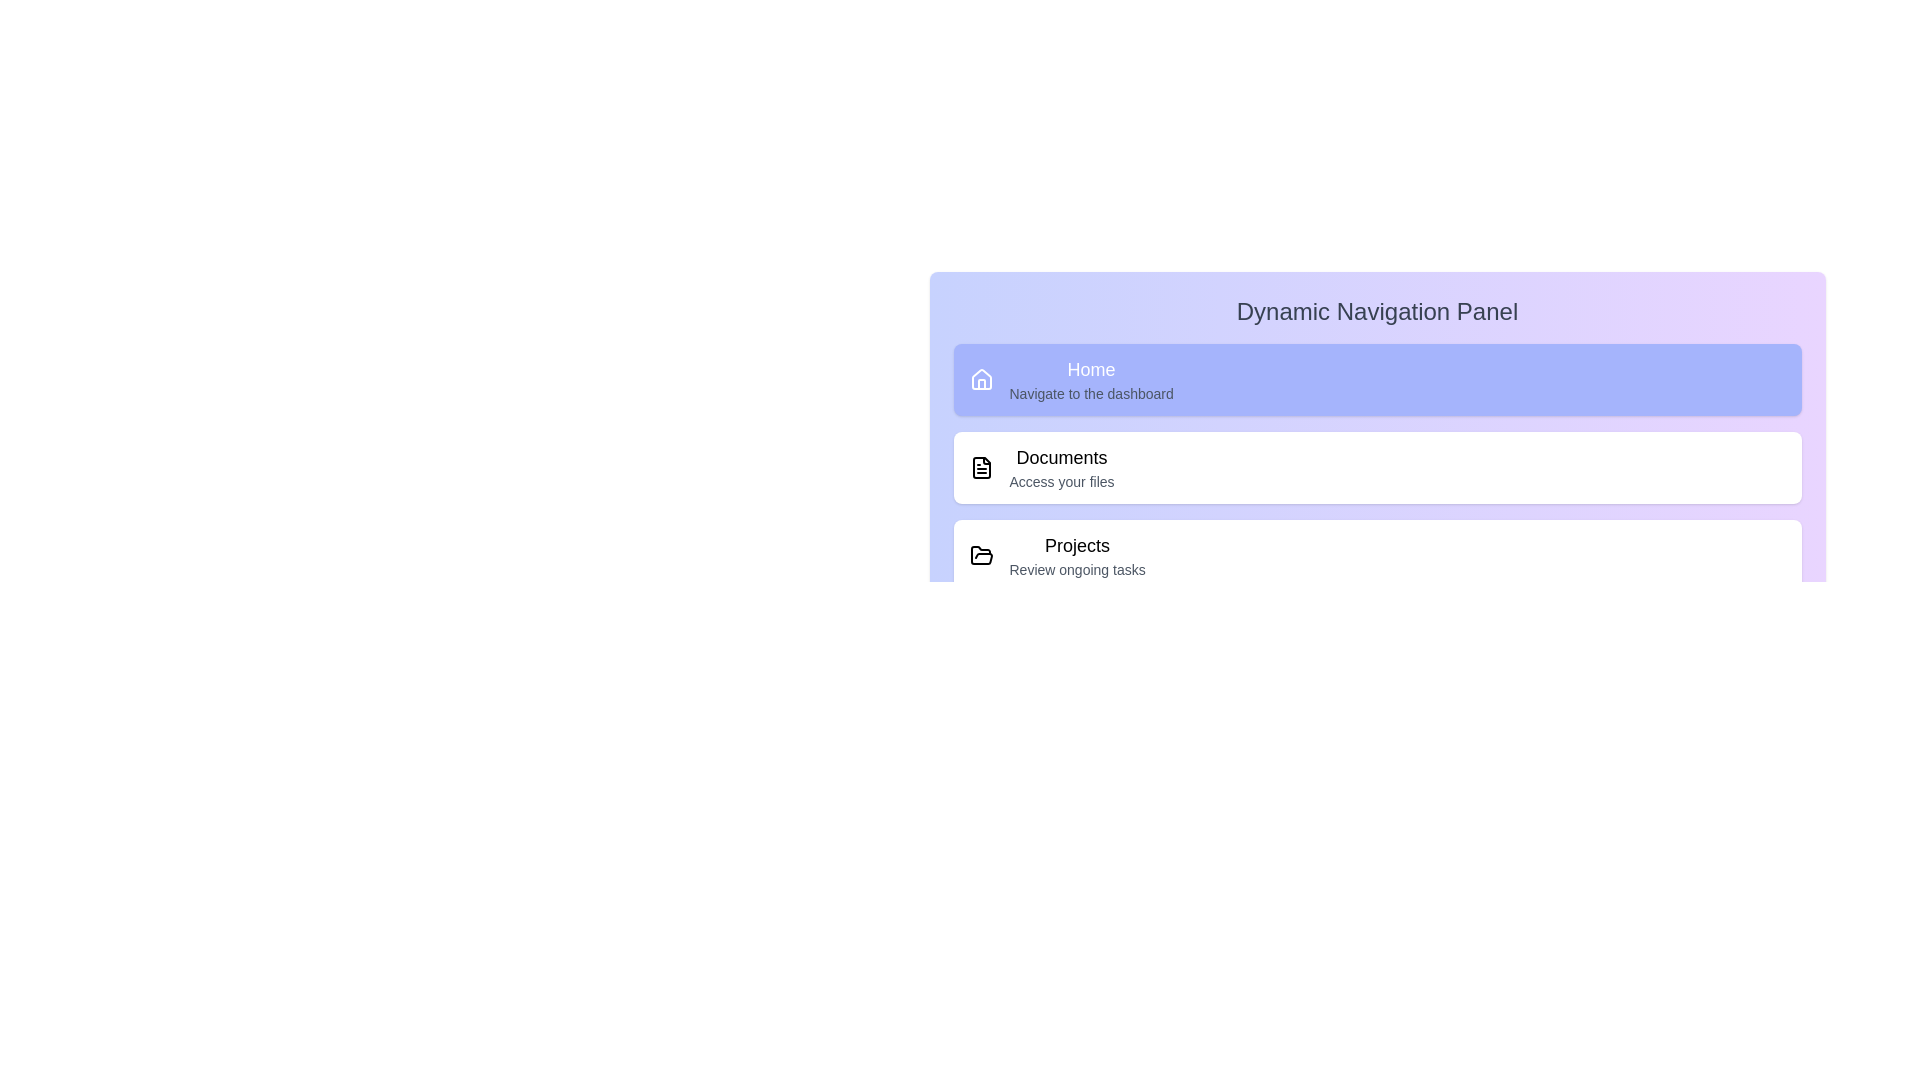 The height and width of the screenshot is (1080, 1920). I want to click on the icon corresponding to Home, so click(981, 380).